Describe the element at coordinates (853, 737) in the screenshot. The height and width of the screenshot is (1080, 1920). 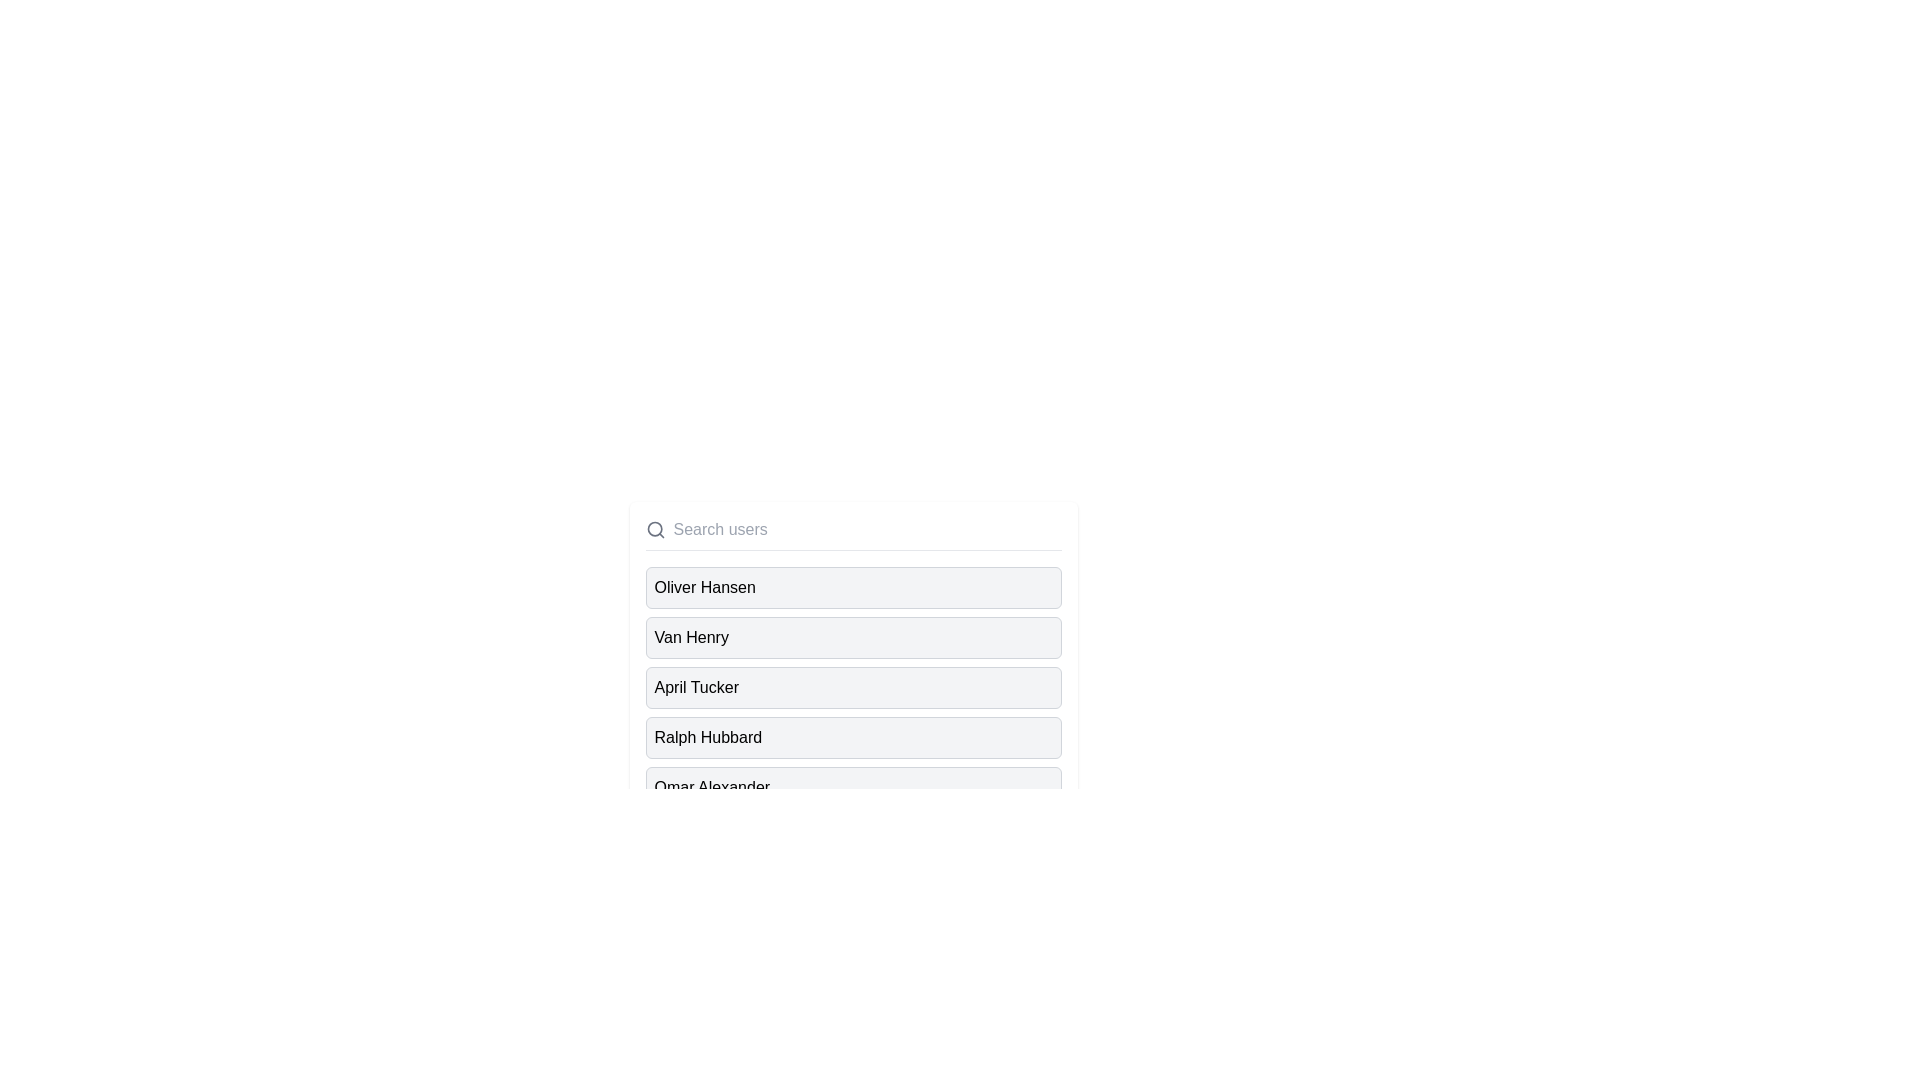
I see `the fourth item in the vertically stacked list, which is positioned between 'April Tucker' and 'Omar Alexander'` at that location.